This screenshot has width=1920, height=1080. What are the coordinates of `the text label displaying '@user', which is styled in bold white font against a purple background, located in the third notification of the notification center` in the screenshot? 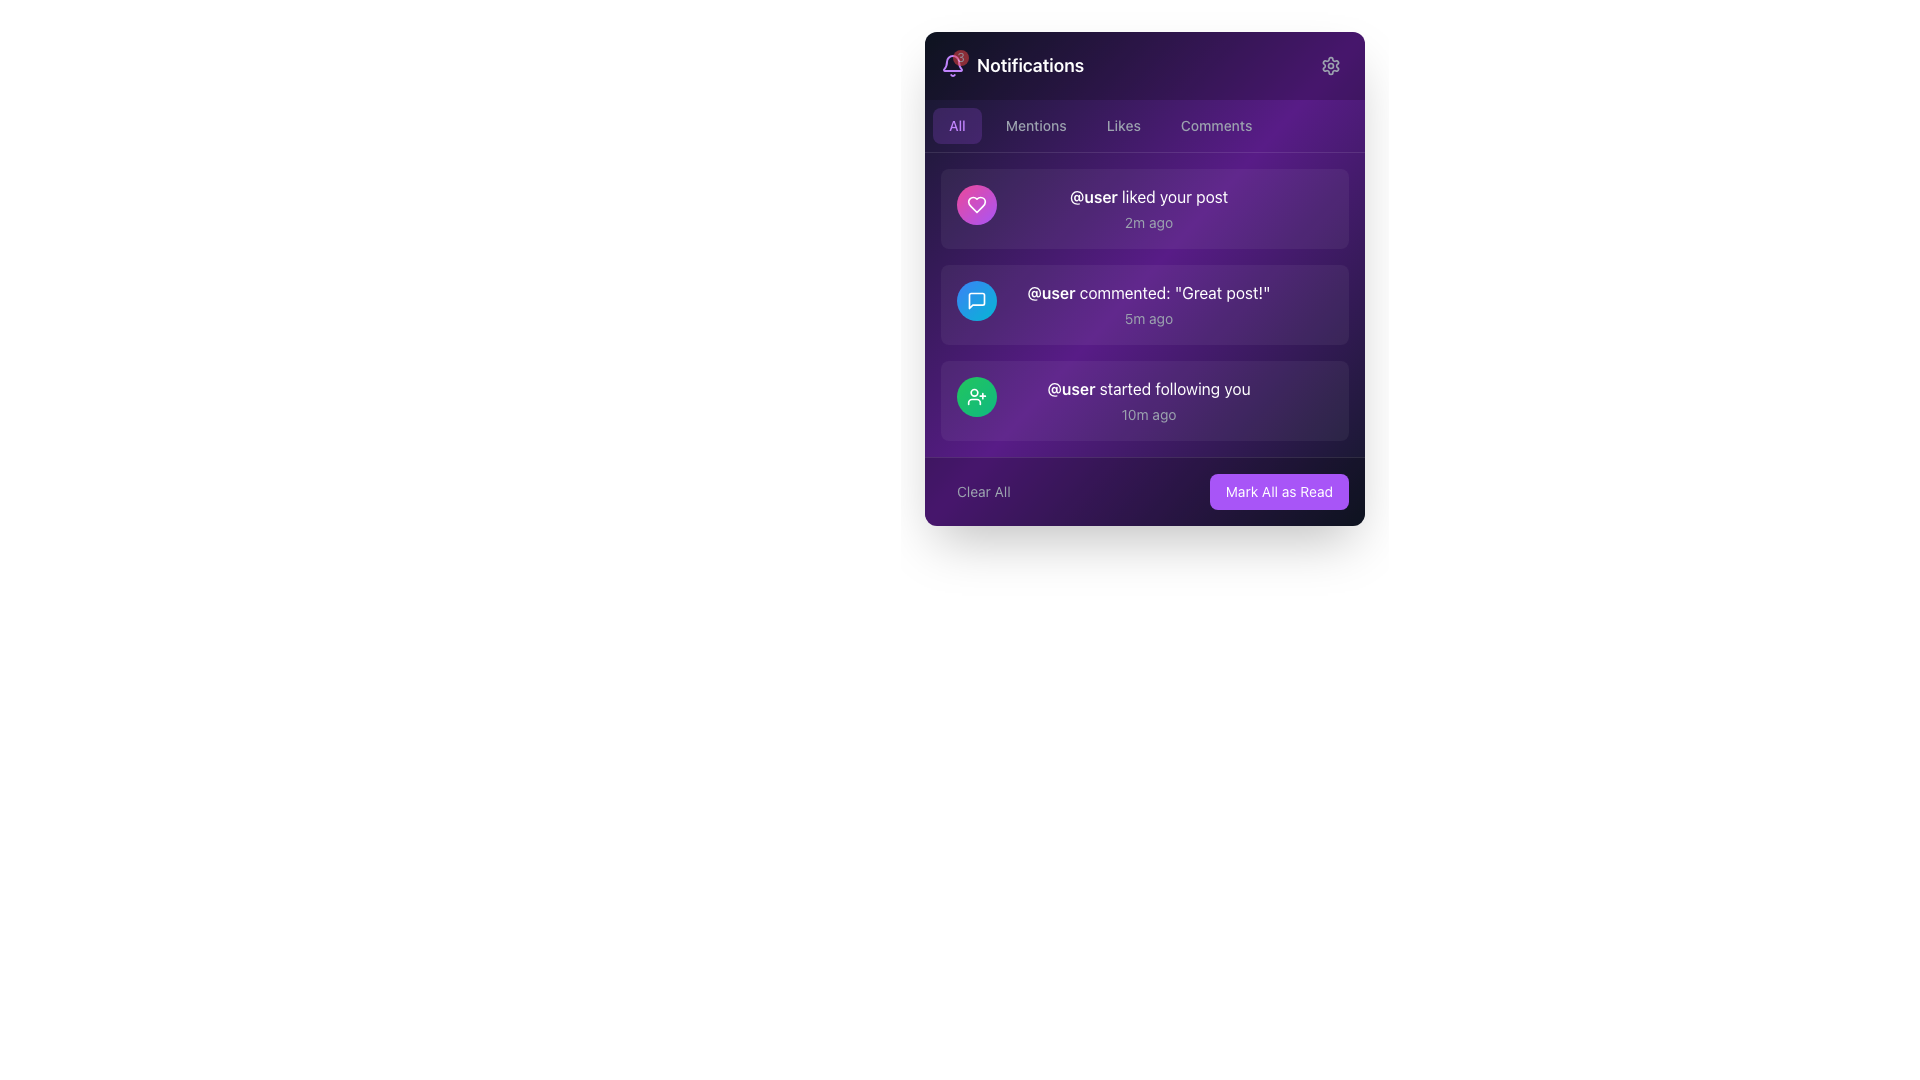 It's located at (1070, 389).